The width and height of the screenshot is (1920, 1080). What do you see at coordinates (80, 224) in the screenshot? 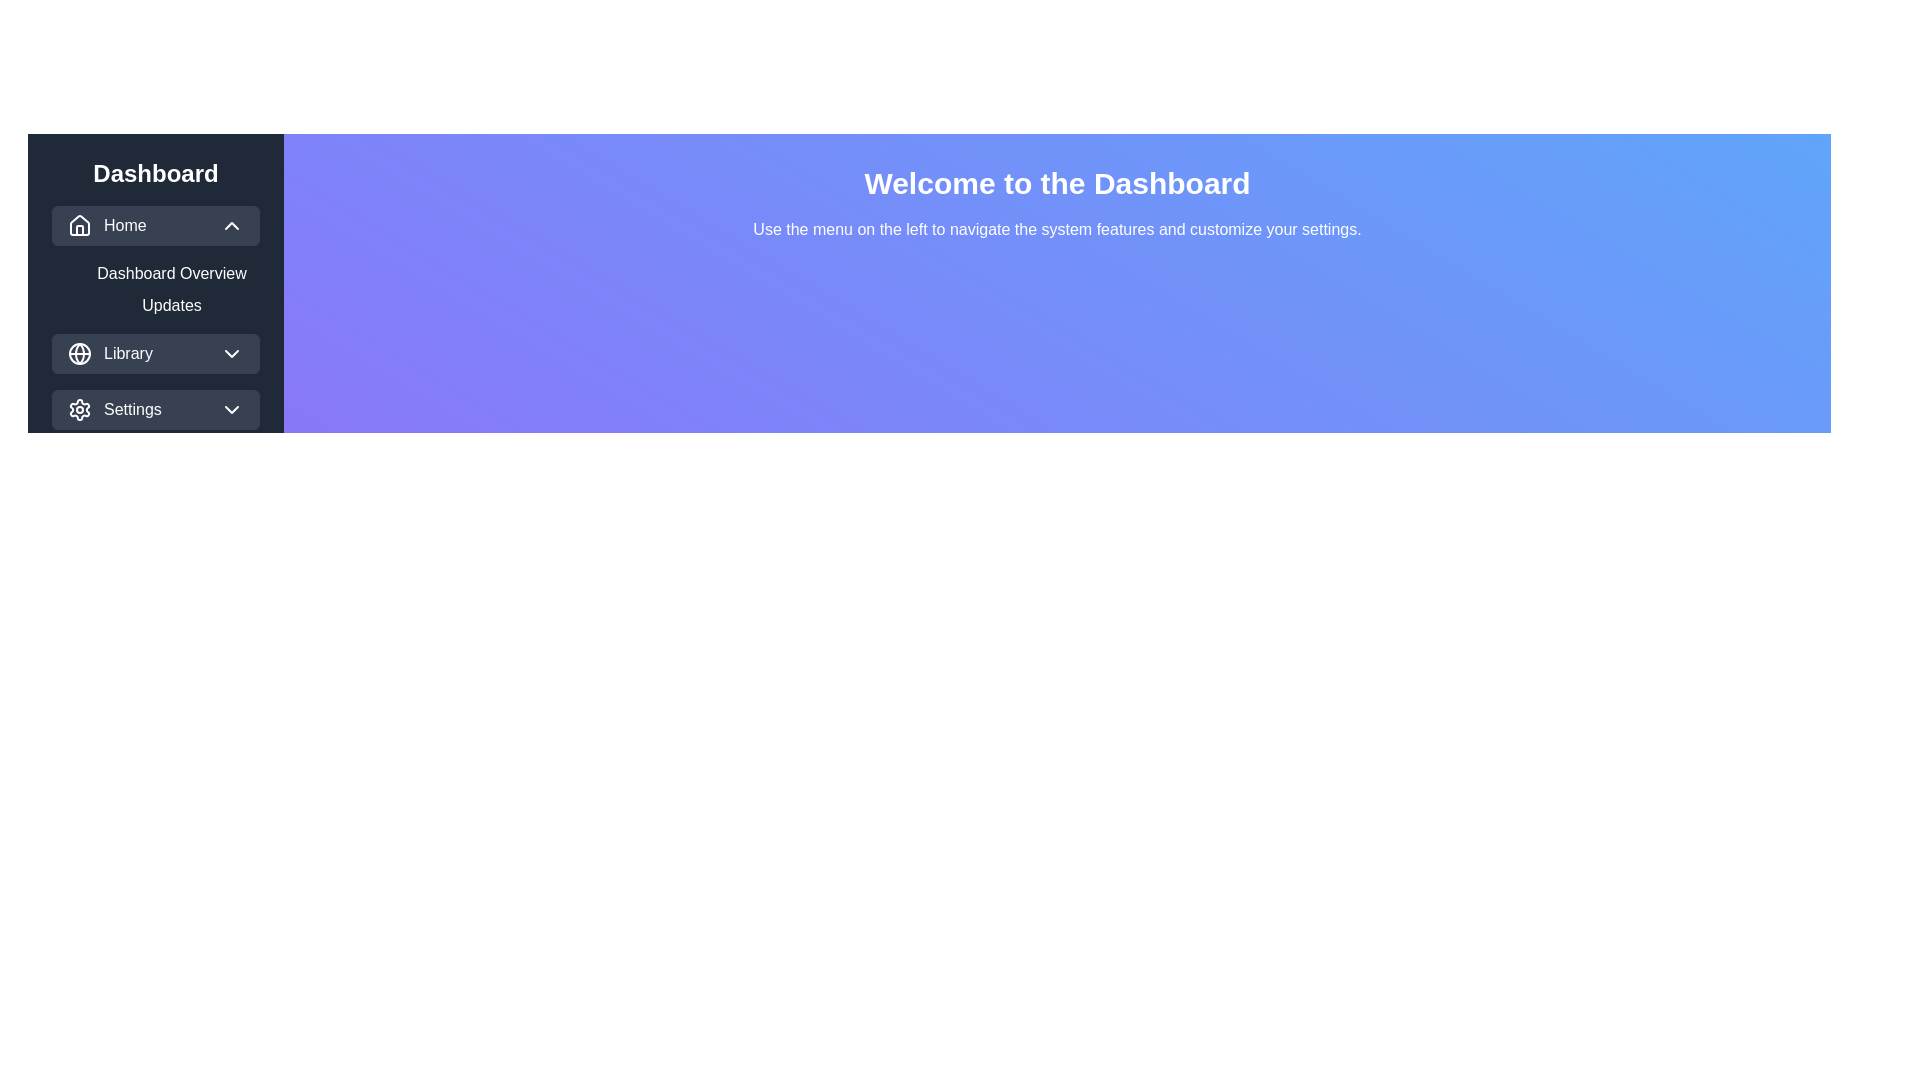
I see `the house-shaped icon located within the 'Home' menu item in the left panel` at bounding box center [80, 224].